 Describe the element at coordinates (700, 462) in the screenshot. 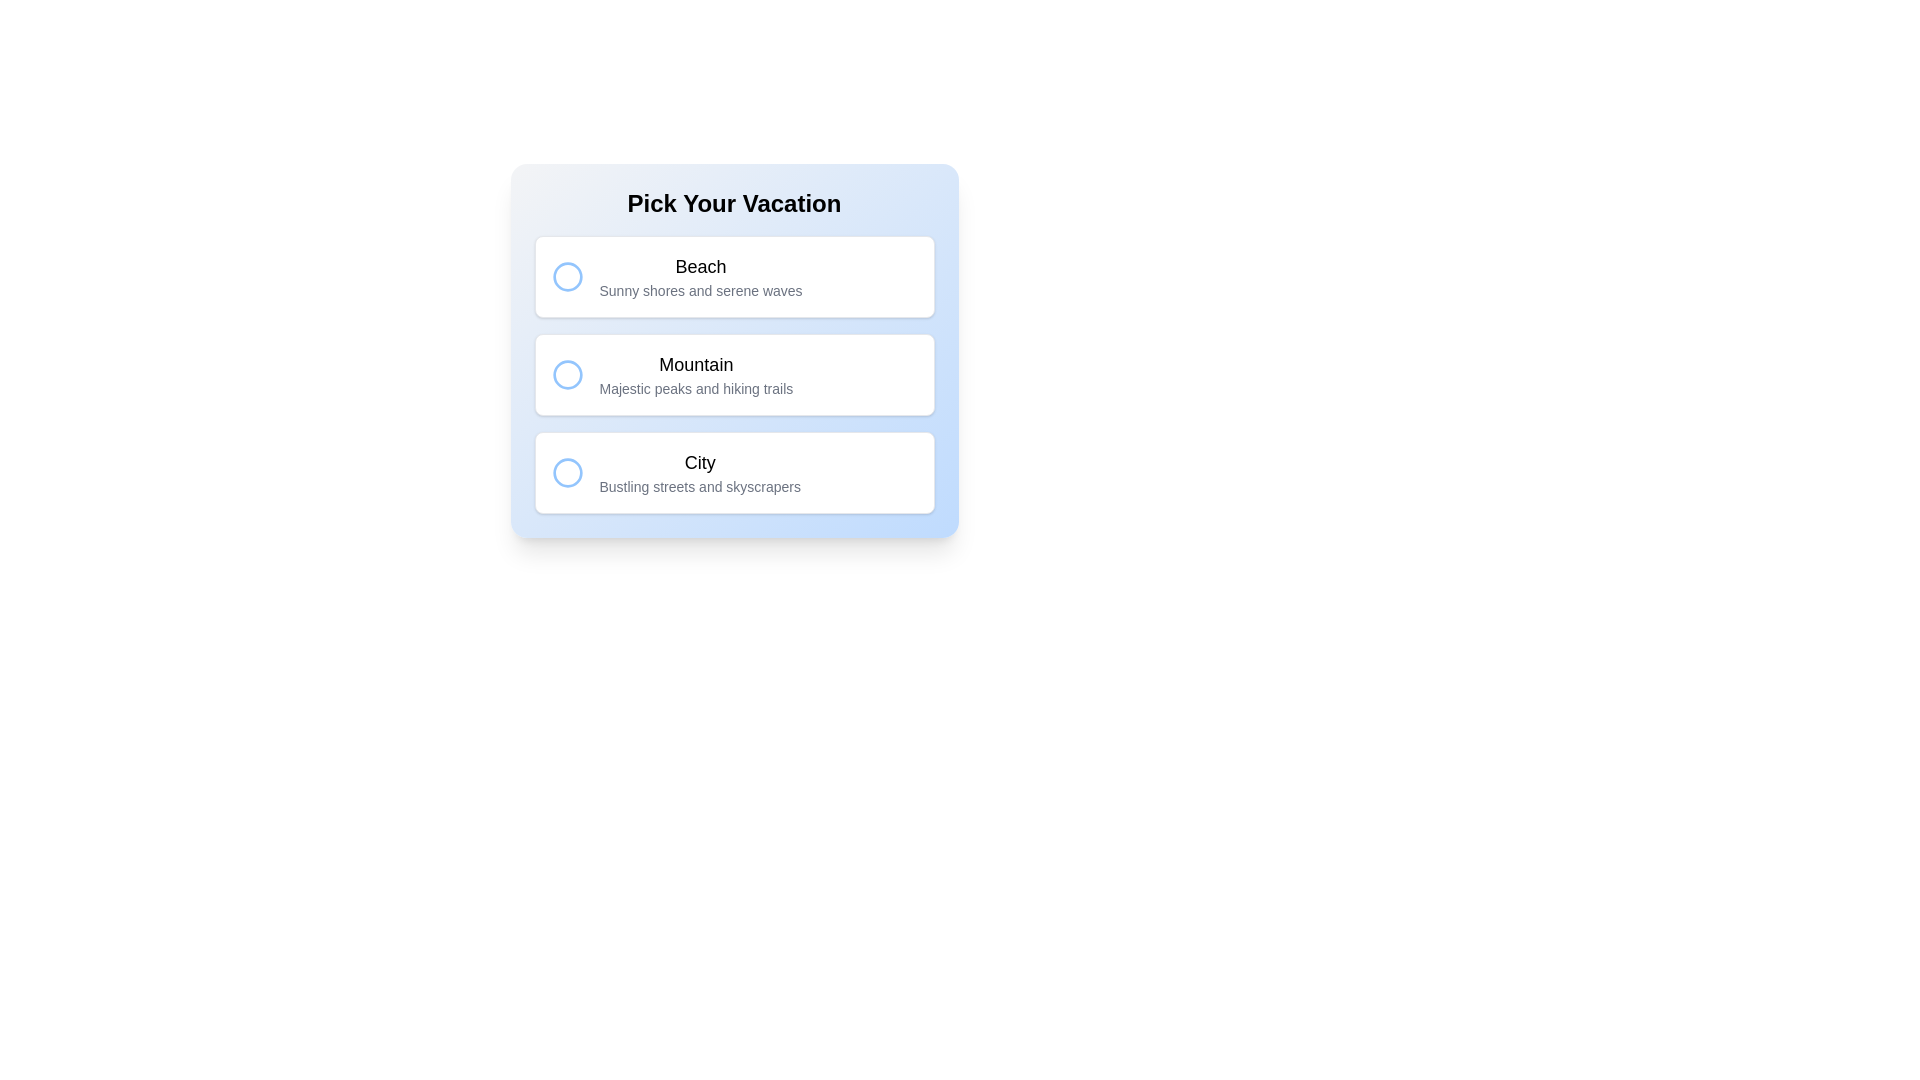

I see `'City' vacation option label, which indicates the primary identifier for this selectable vacation theme, located to the right of a radio button and above the text 'Bustling streets and skyscrapers.'` at that location.